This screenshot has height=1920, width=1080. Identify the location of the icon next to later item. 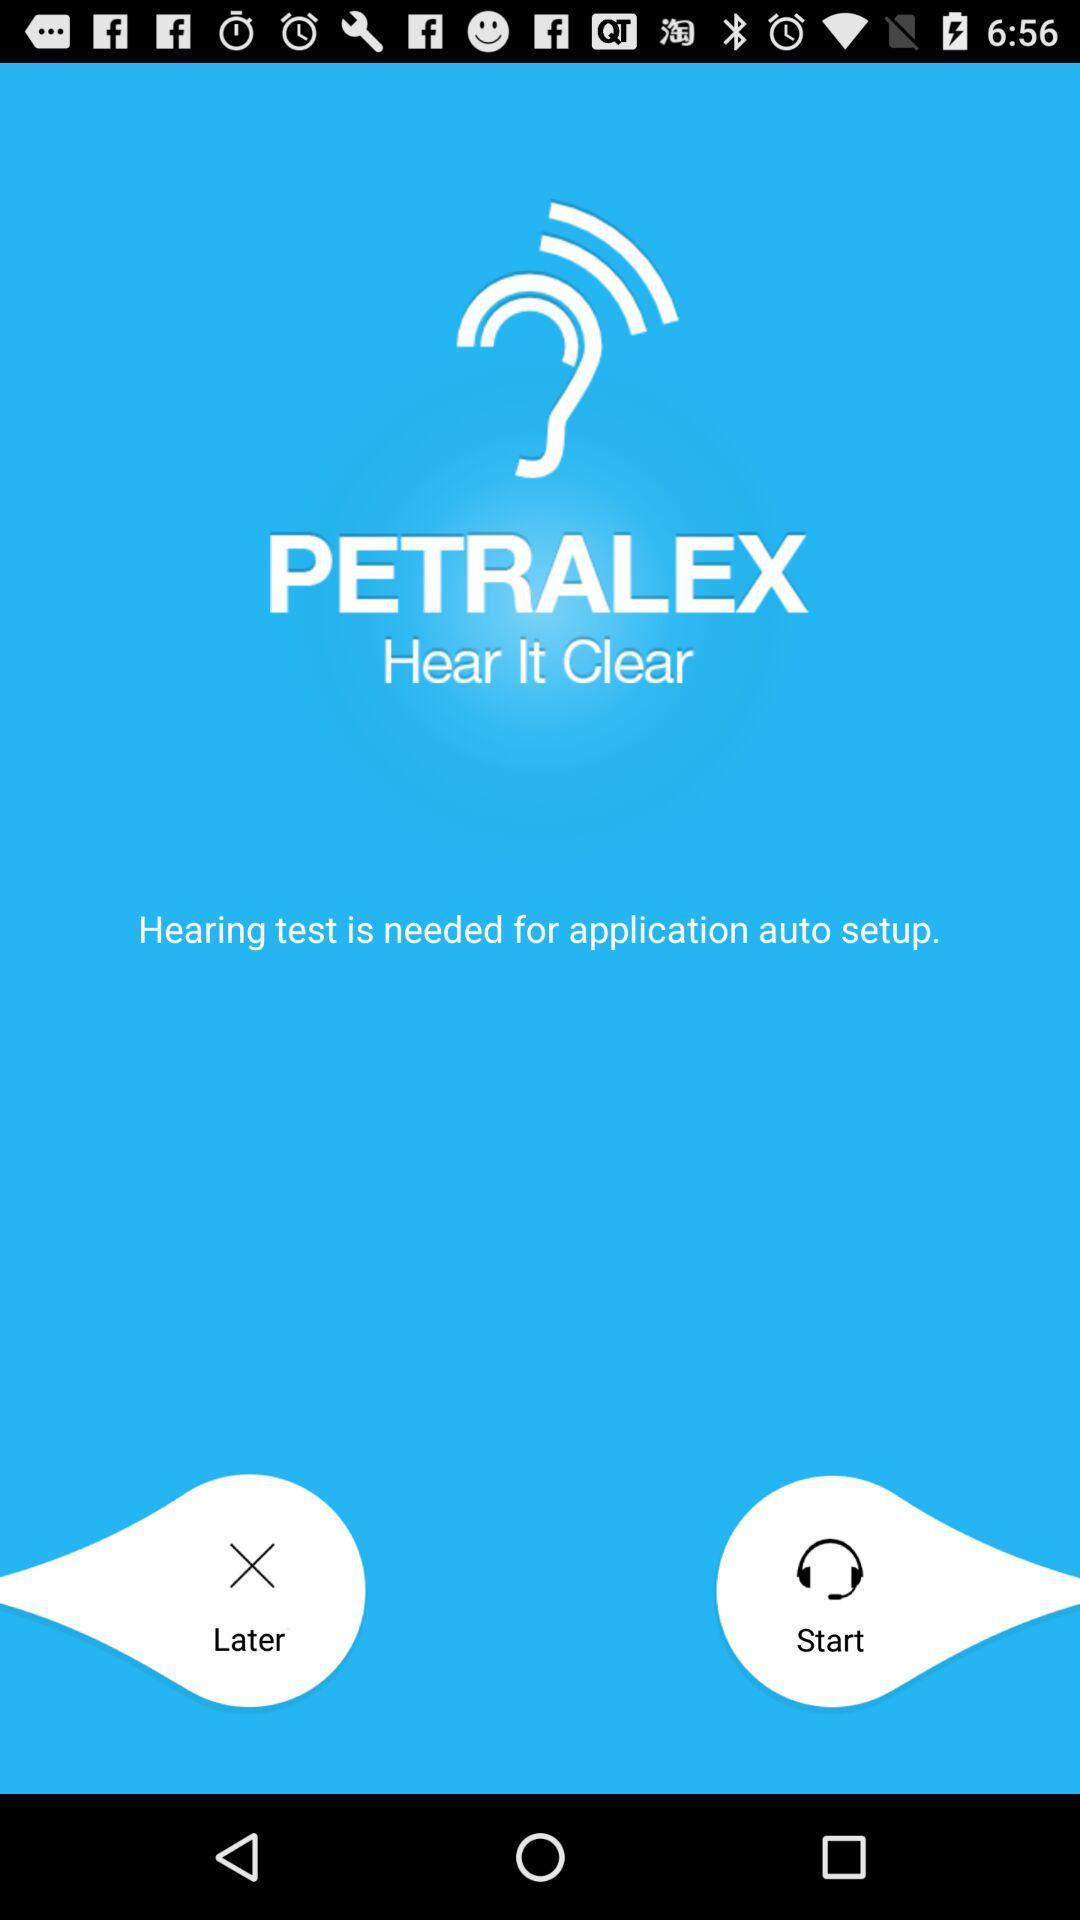
(895, 1593).